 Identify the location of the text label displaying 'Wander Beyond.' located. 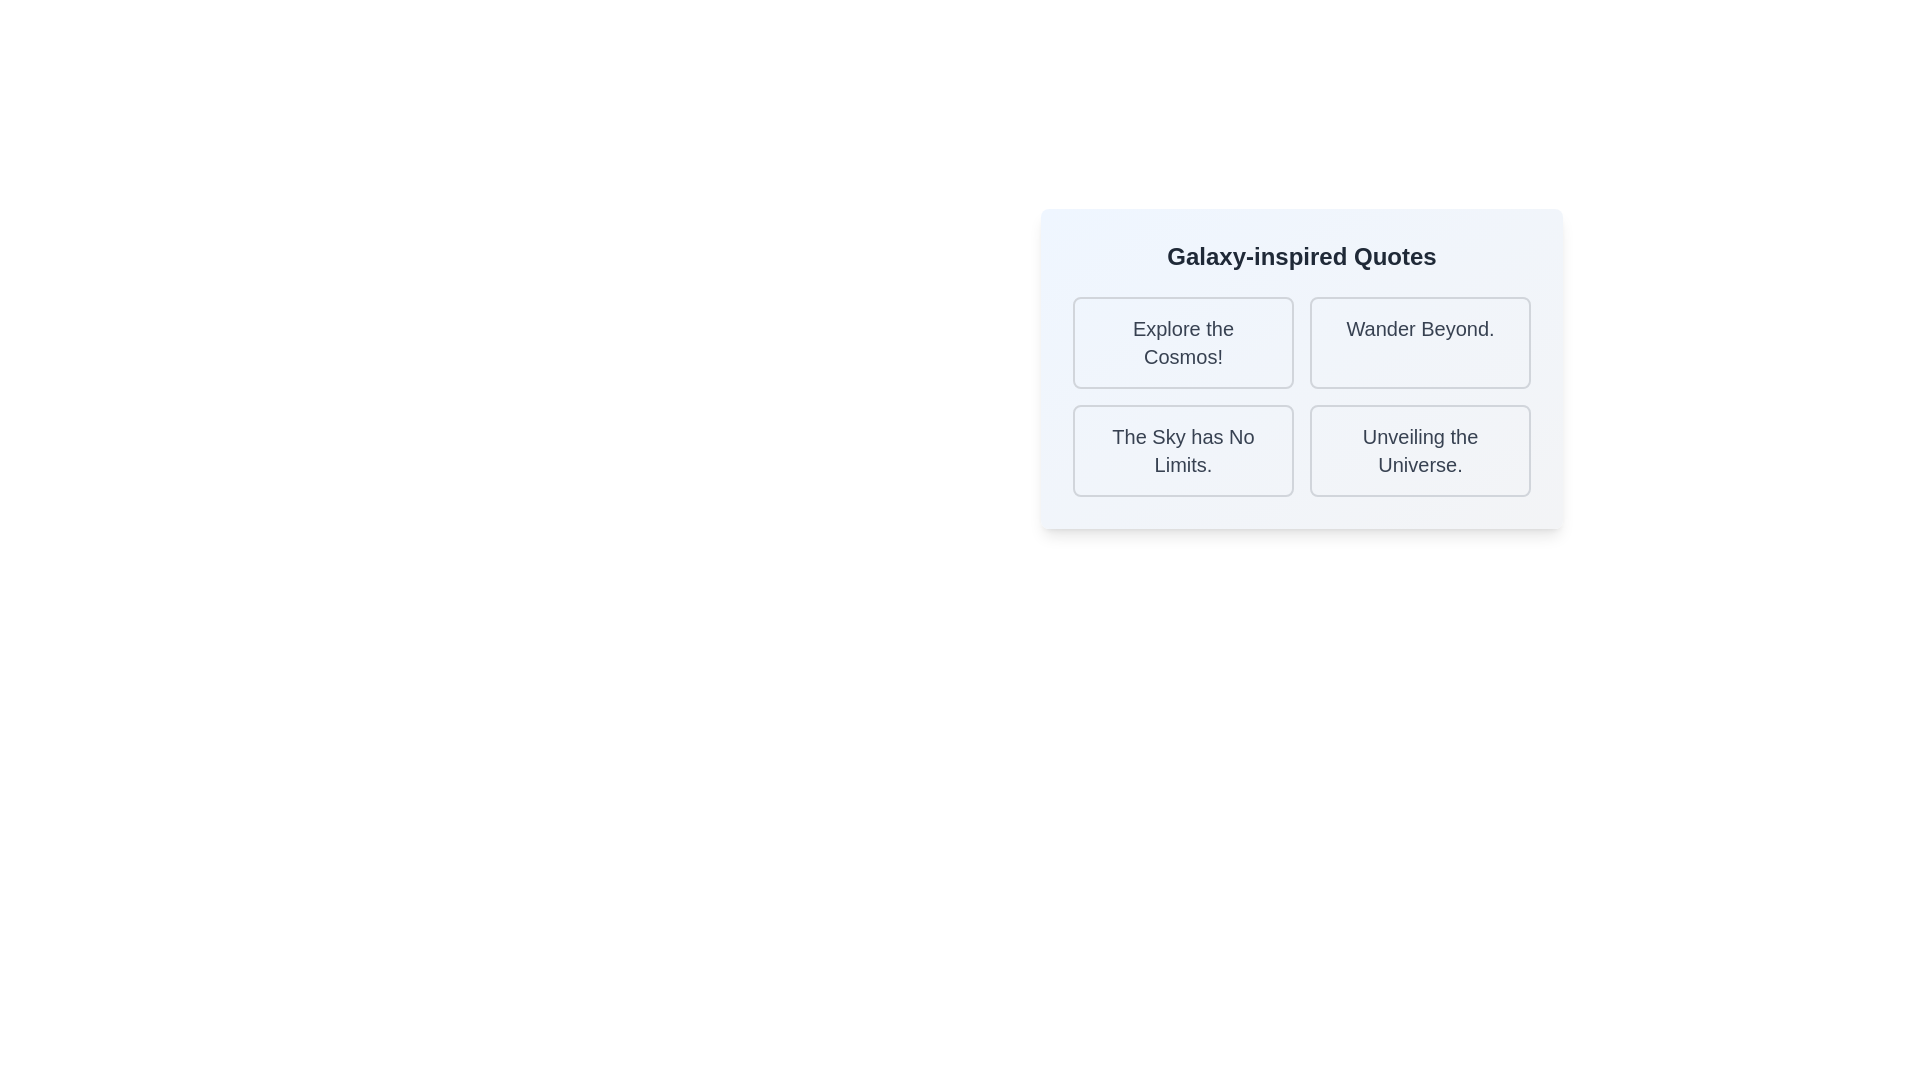
(1419, 327).